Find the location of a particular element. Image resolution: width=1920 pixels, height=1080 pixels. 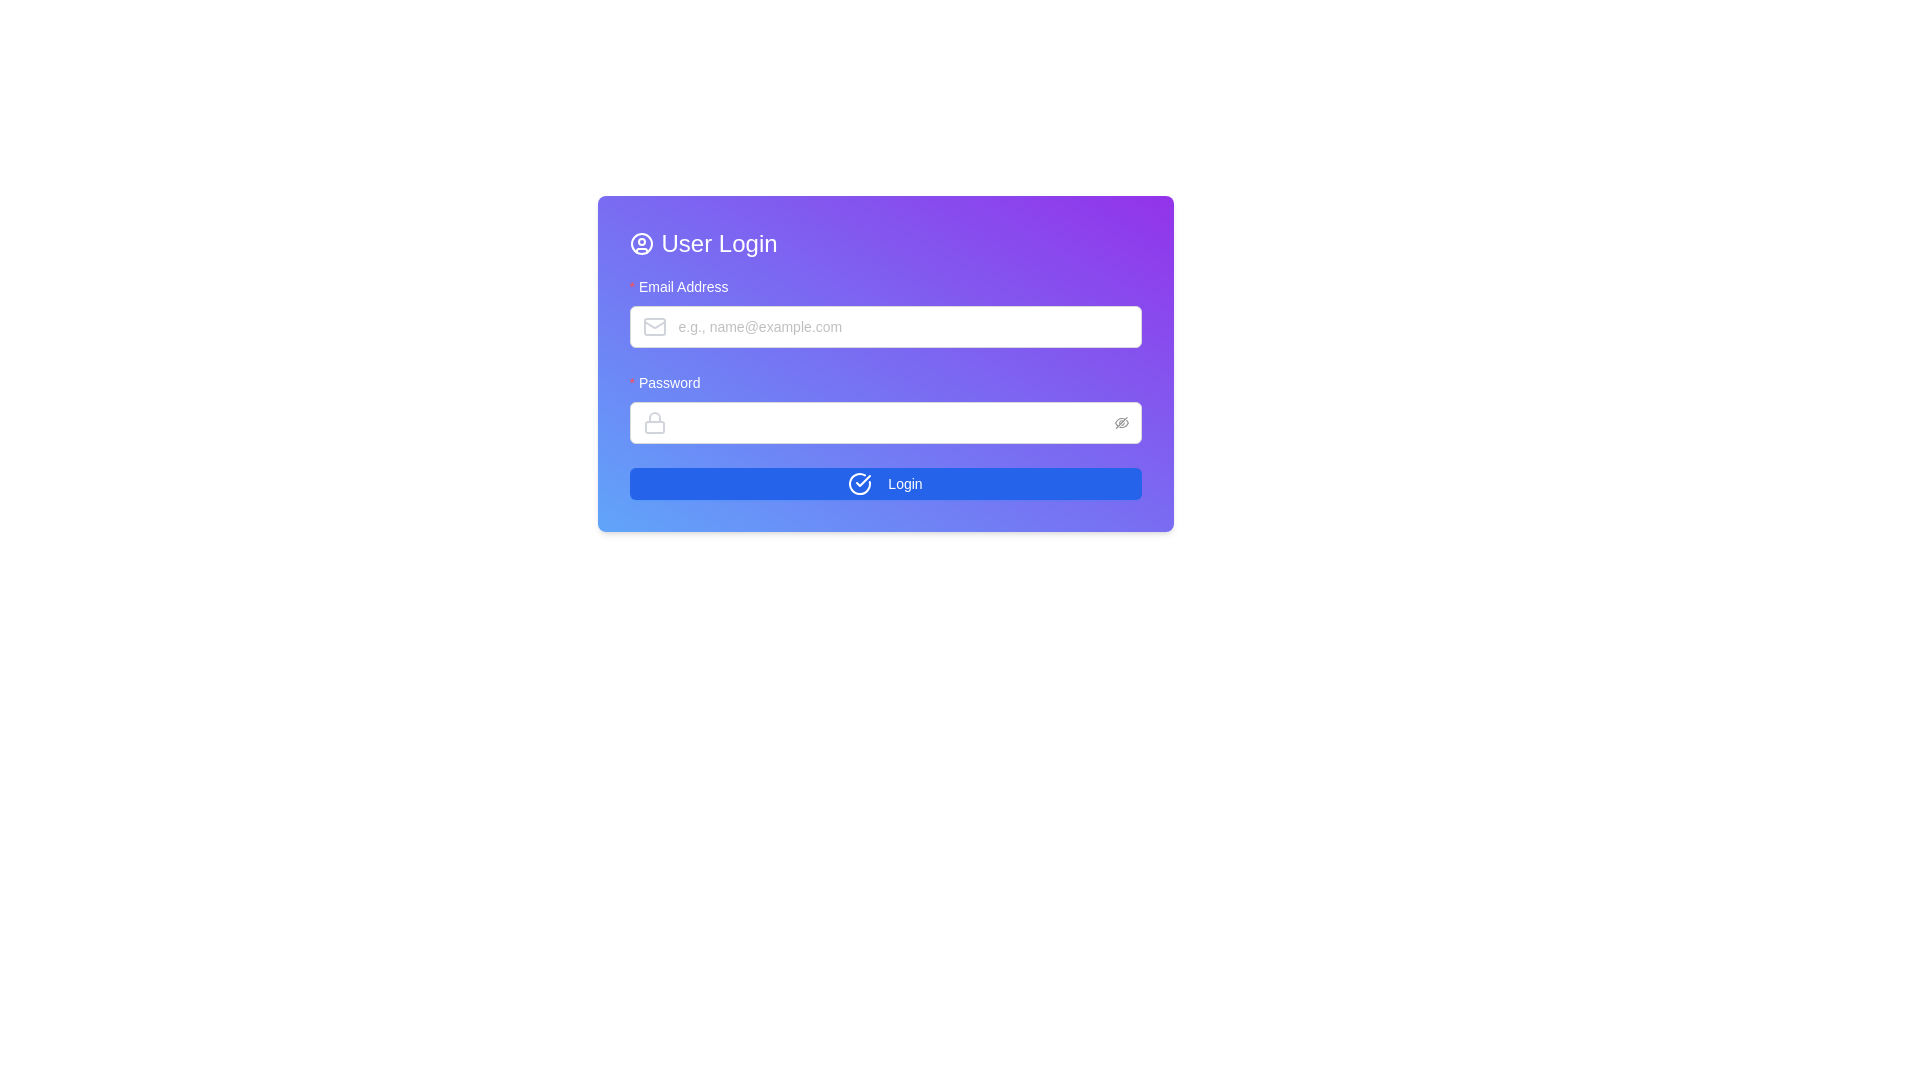

the SVG icon representing a user profile located to the left of the 'User Login' text section is located at coordinates (641, 242).